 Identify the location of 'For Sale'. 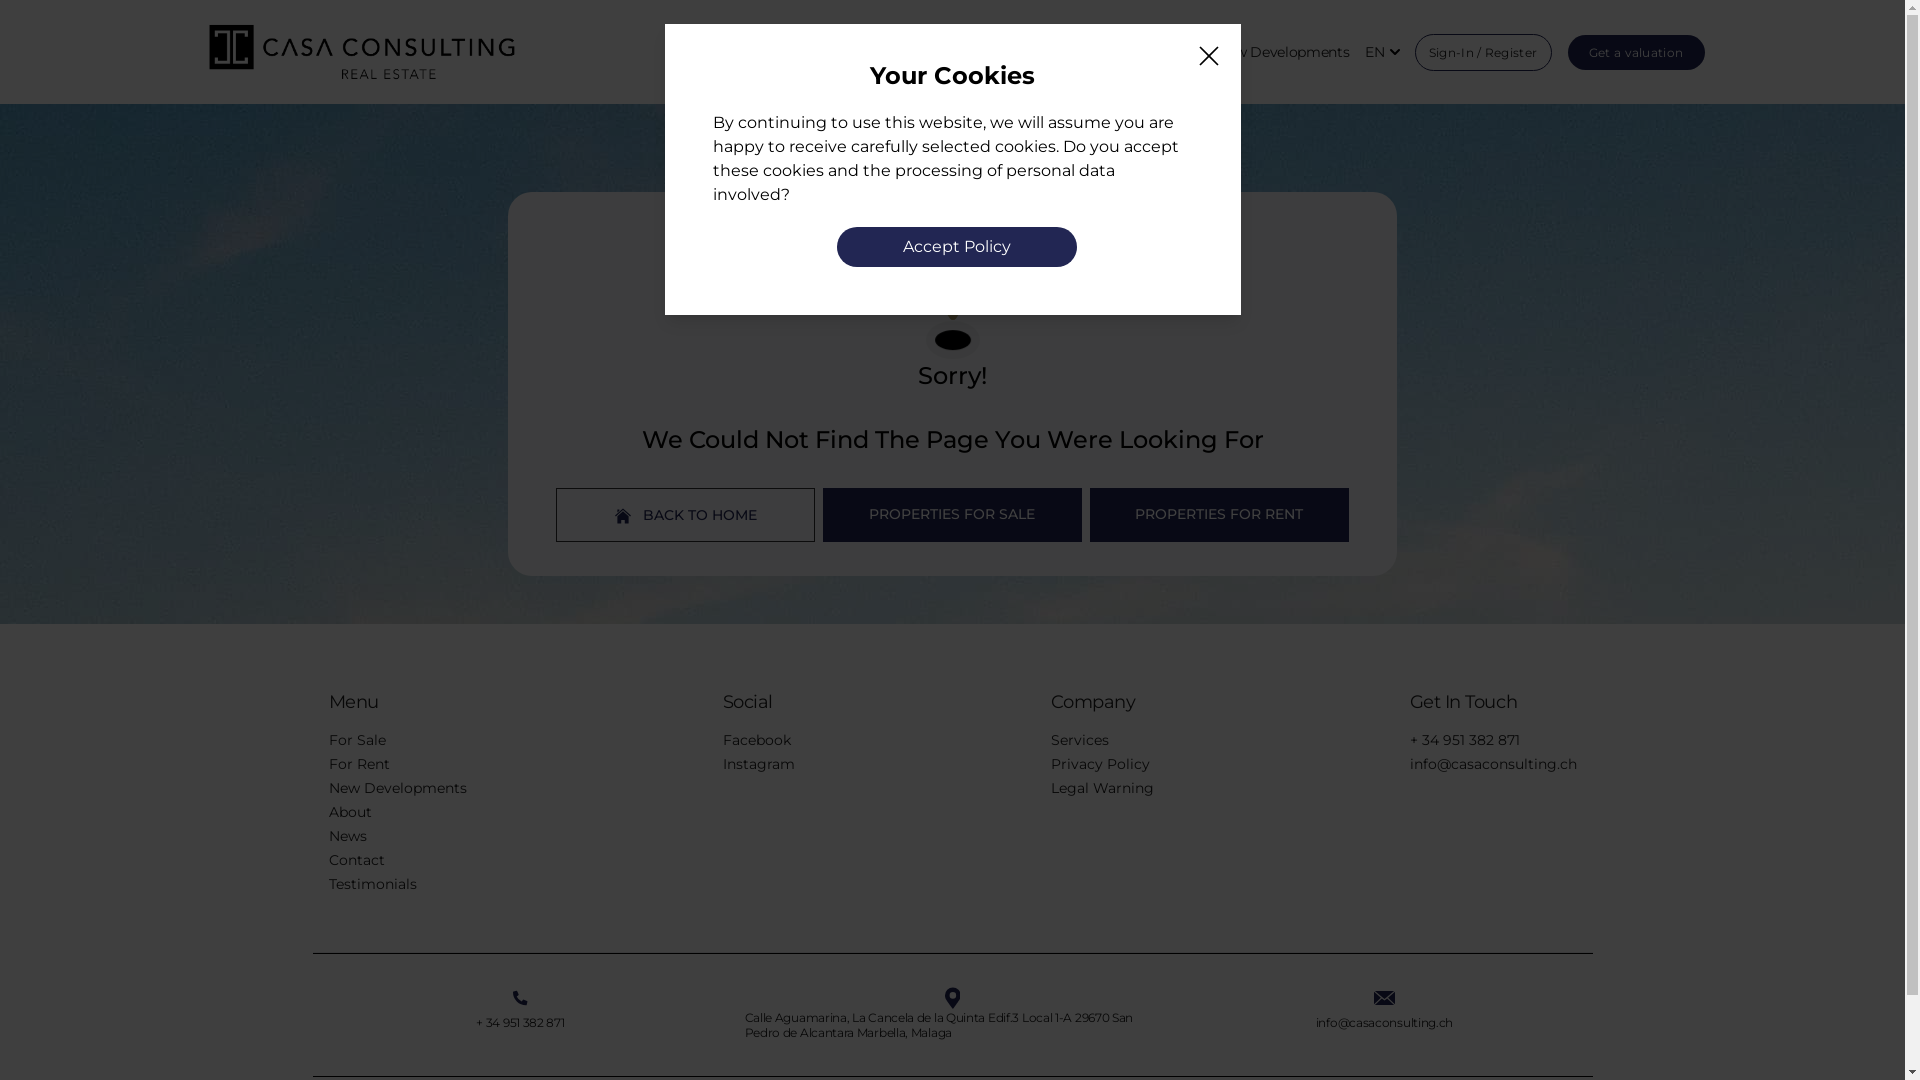
(356, 740).